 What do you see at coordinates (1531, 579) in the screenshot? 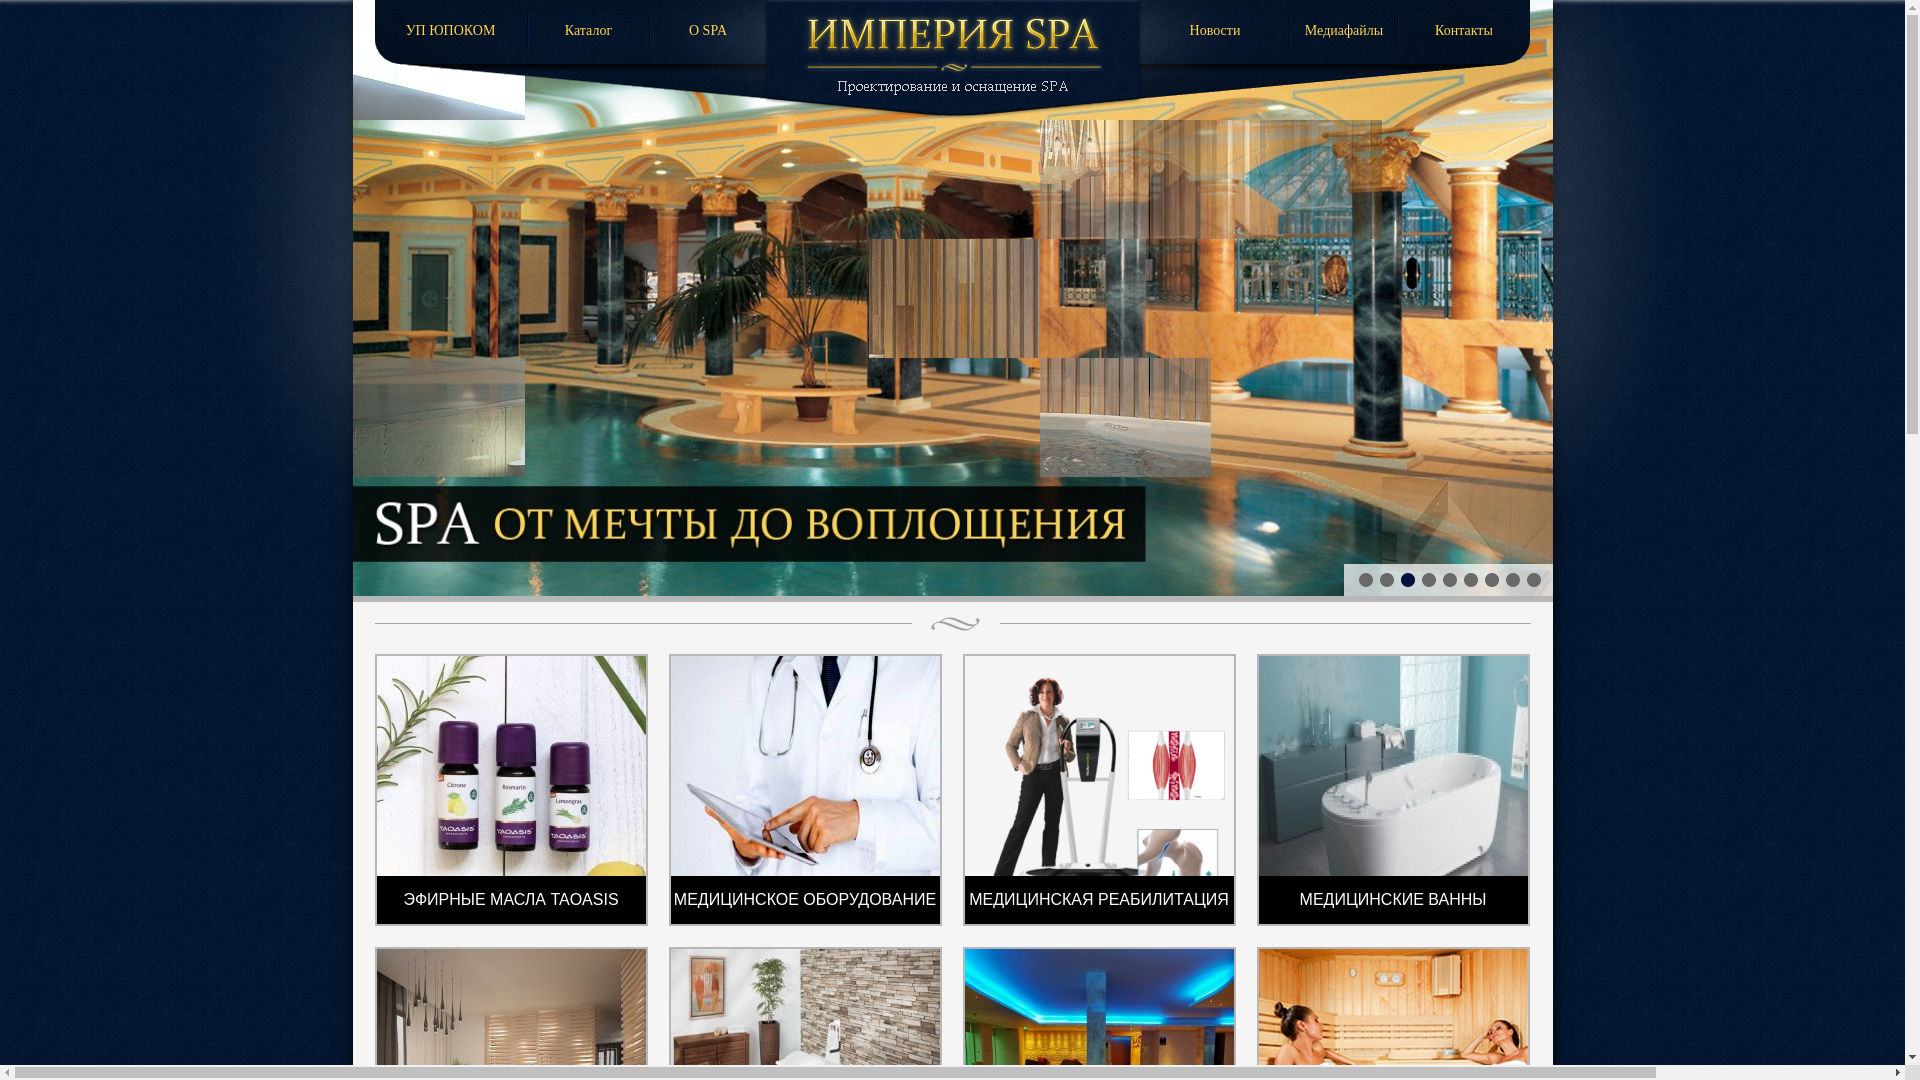
I see `'9'` at bounding box center [1531, 579].